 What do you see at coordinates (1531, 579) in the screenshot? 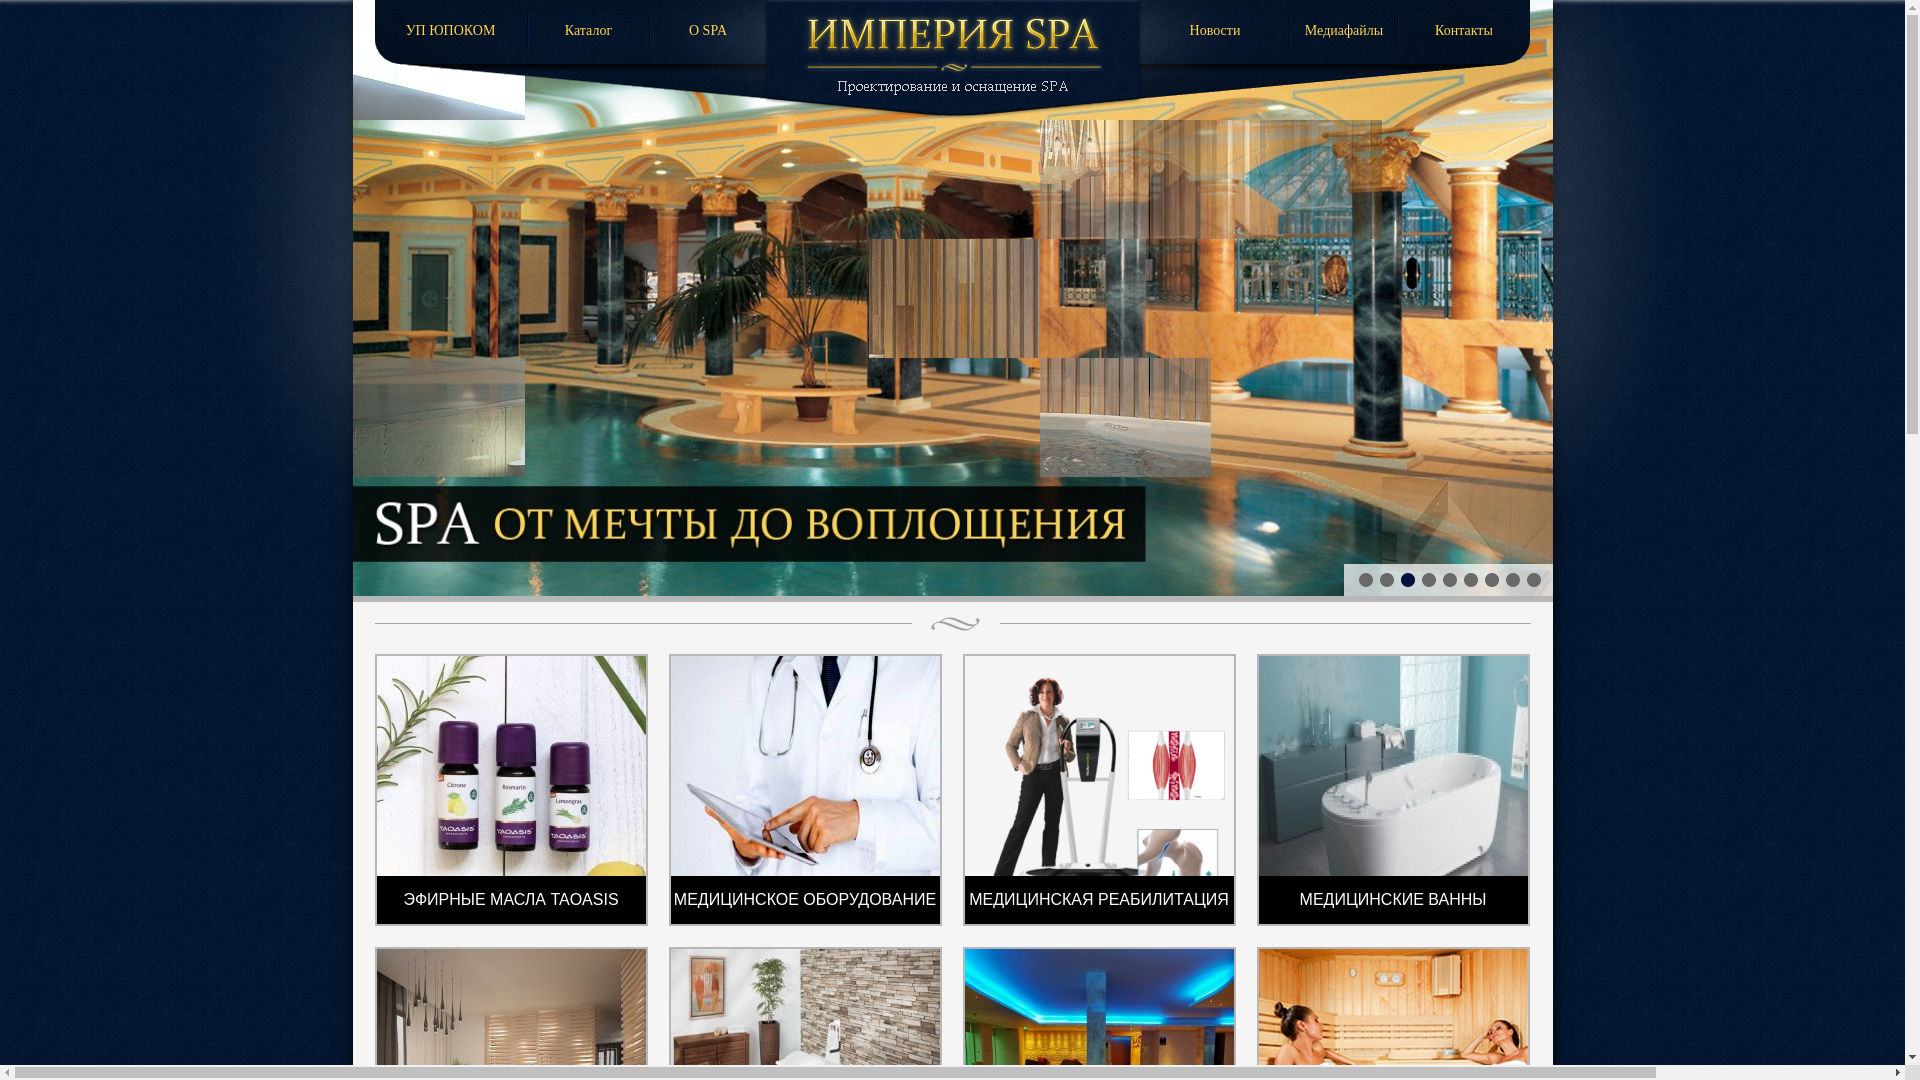
I see `'9'` at bounding box center [1531, 579].